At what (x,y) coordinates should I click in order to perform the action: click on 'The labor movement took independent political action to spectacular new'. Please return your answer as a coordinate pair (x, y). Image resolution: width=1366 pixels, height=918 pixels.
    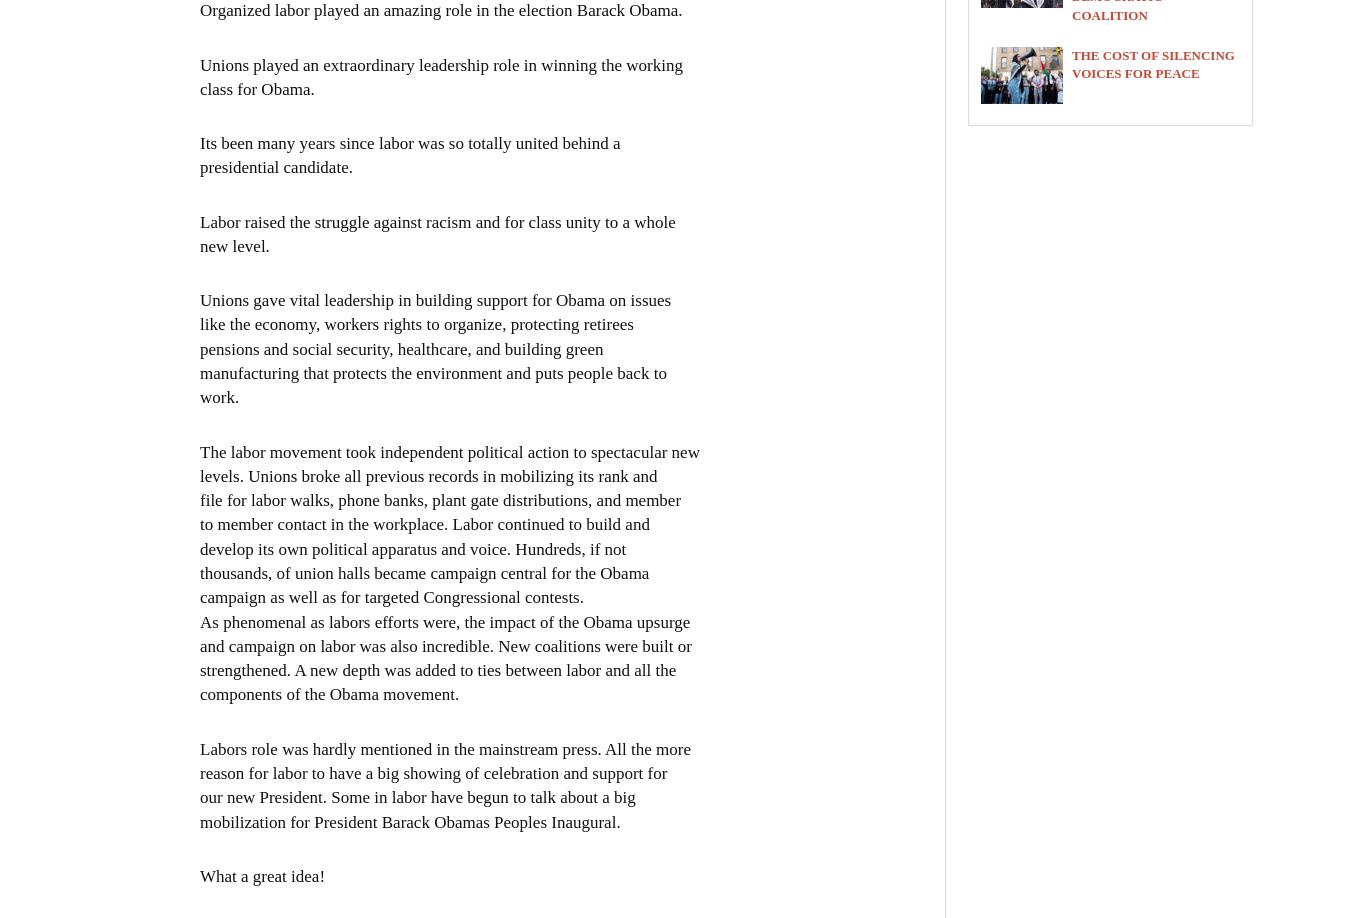
    Looking at the image, I should click on (448, 449).